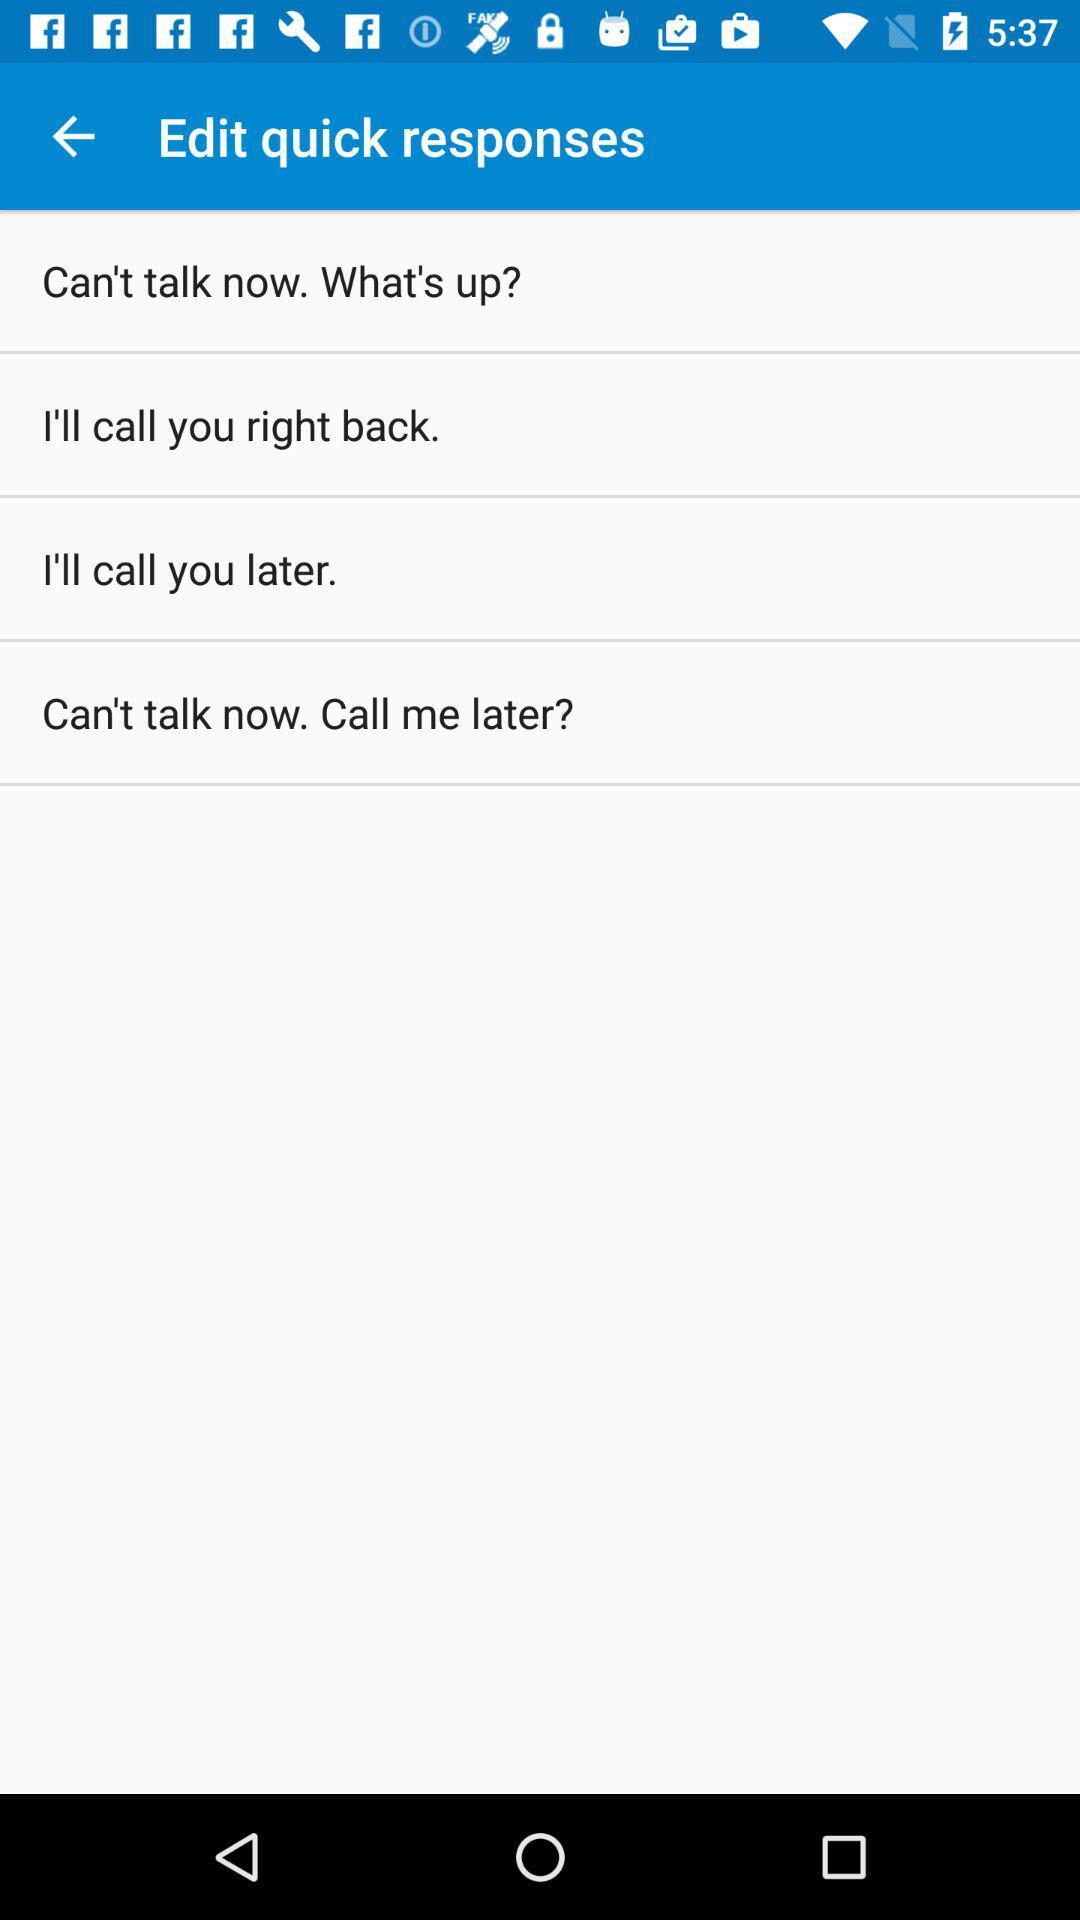 This screenshot has height=1920, width=1080. I want to click on the item next to edit quick responses, so click(72, 135).